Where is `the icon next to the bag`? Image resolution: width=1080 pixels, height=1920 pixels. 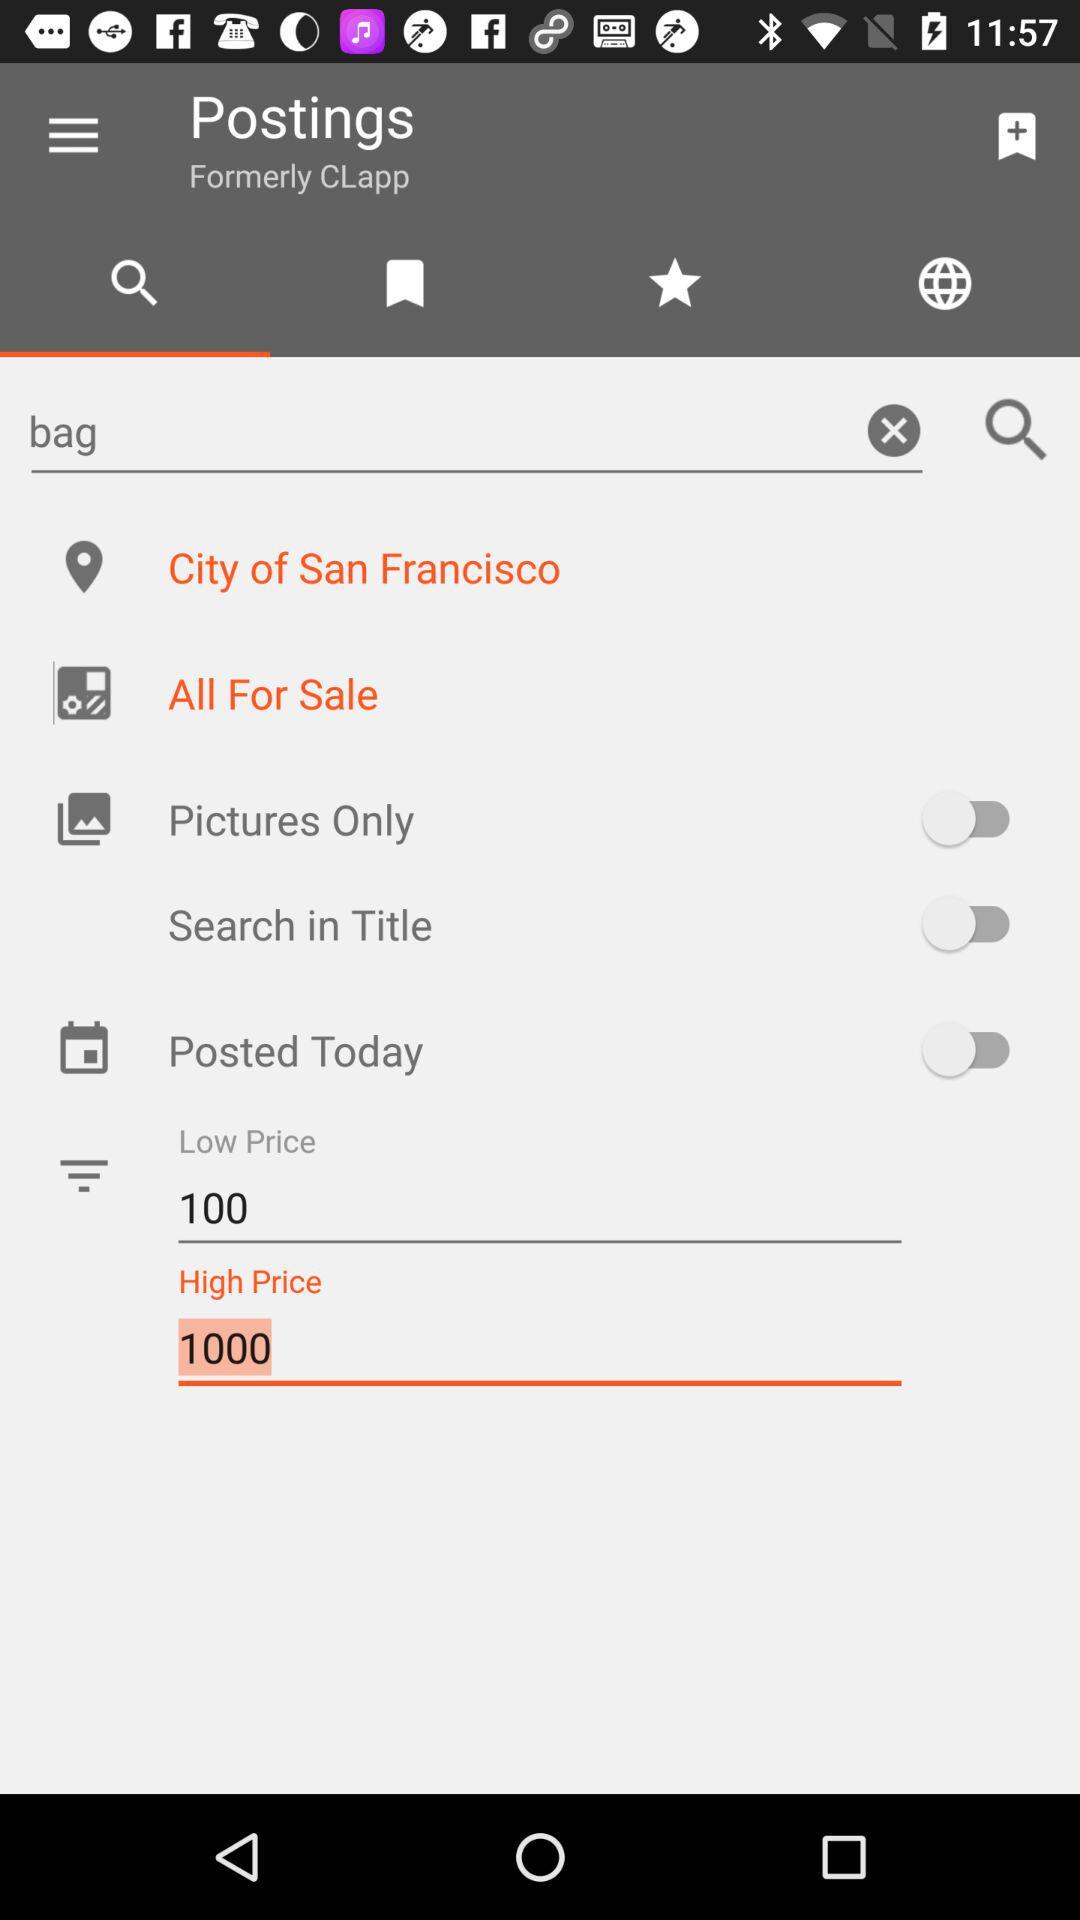 the icon next to the bag is located at coordinates (1017, 429).